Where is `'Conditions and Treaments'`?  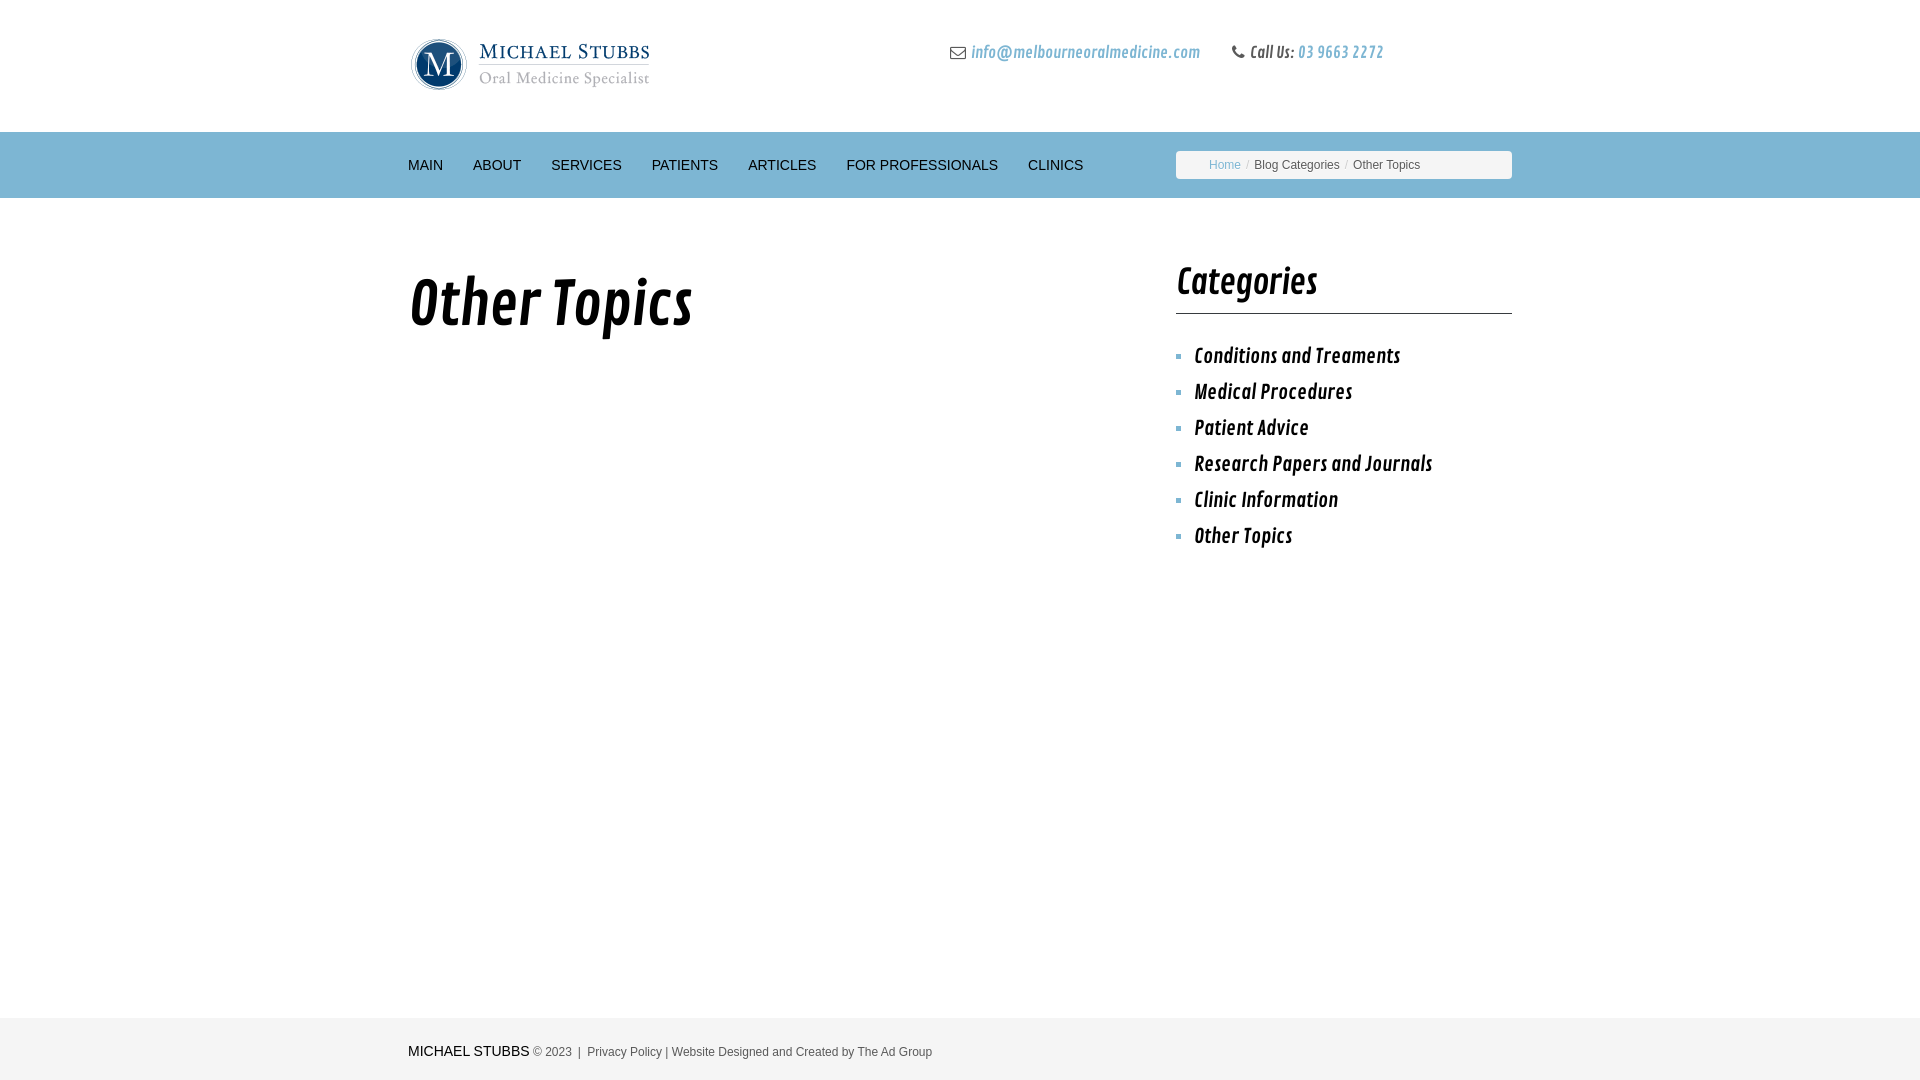
'Conditions and Treaments' is located at coordinates (1296, 355).